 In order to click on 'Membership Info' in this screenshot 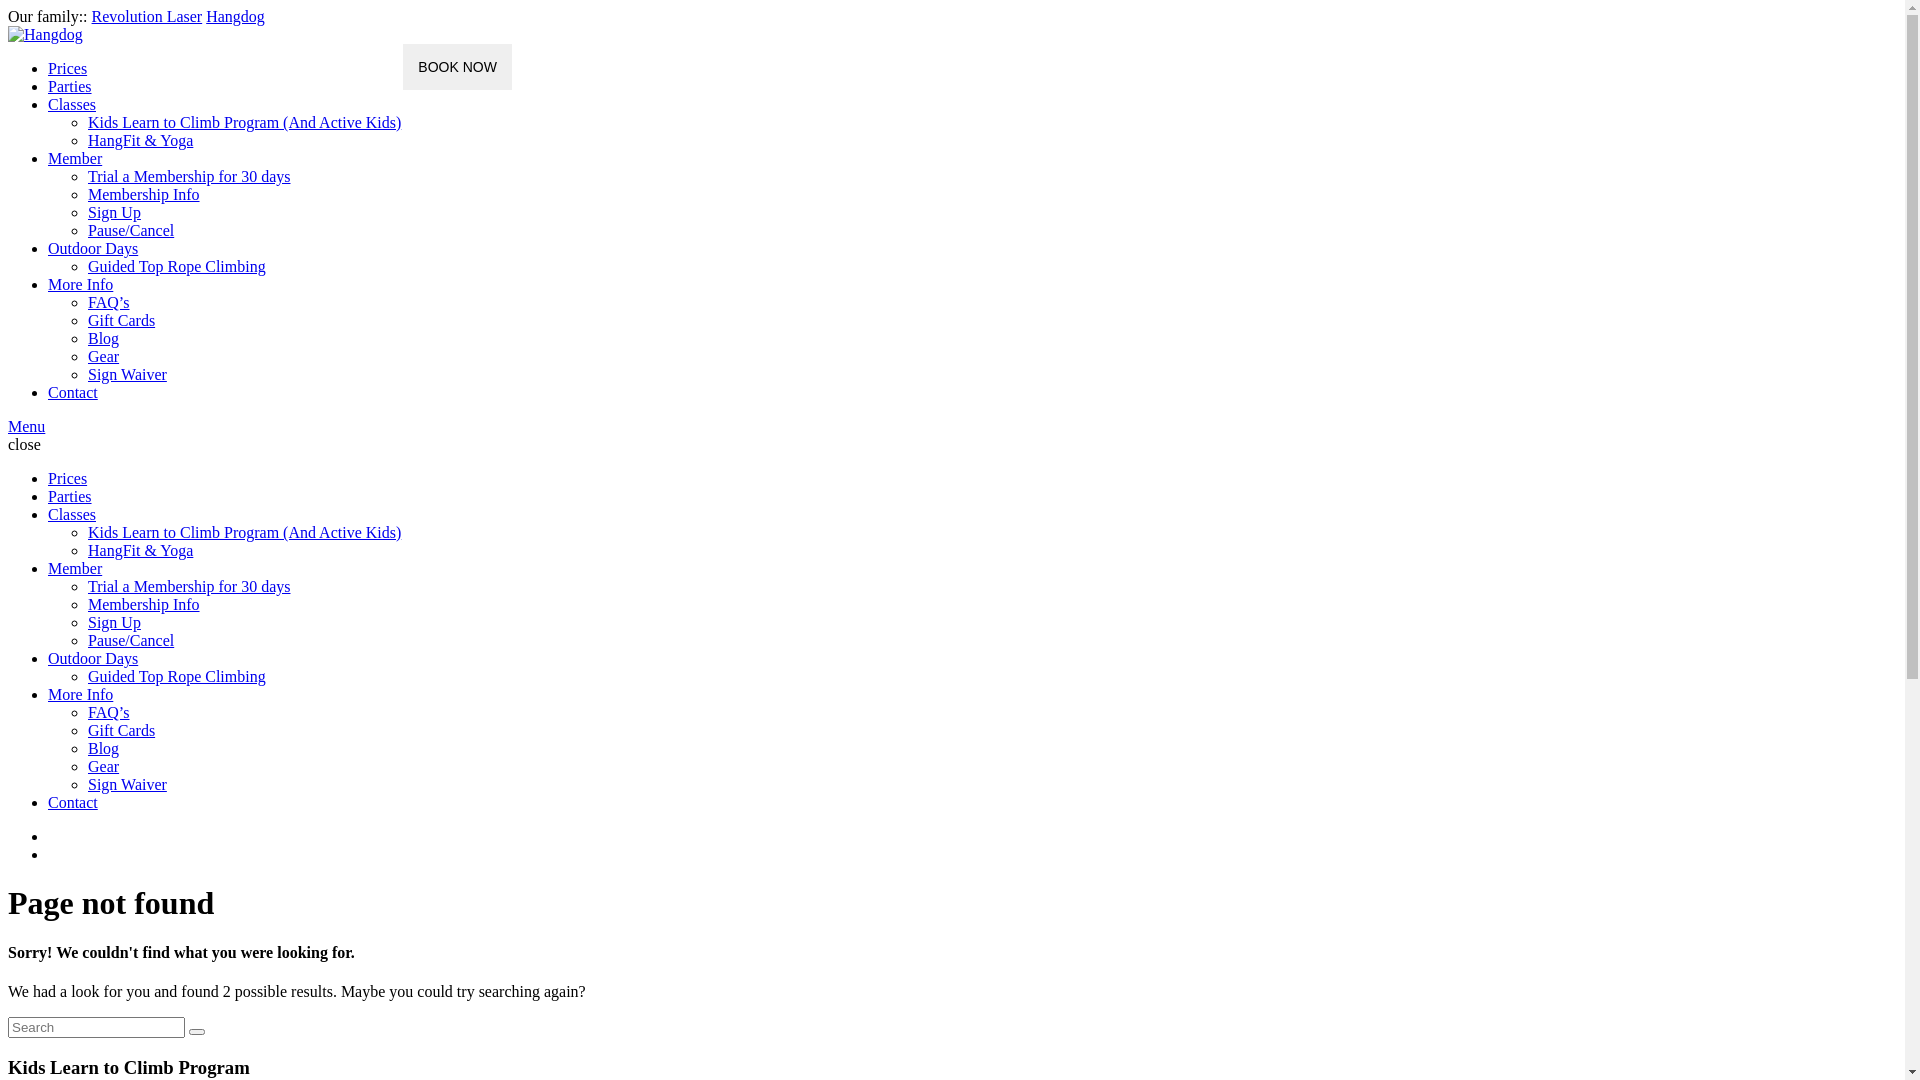, I will do `click(143, 603)`.